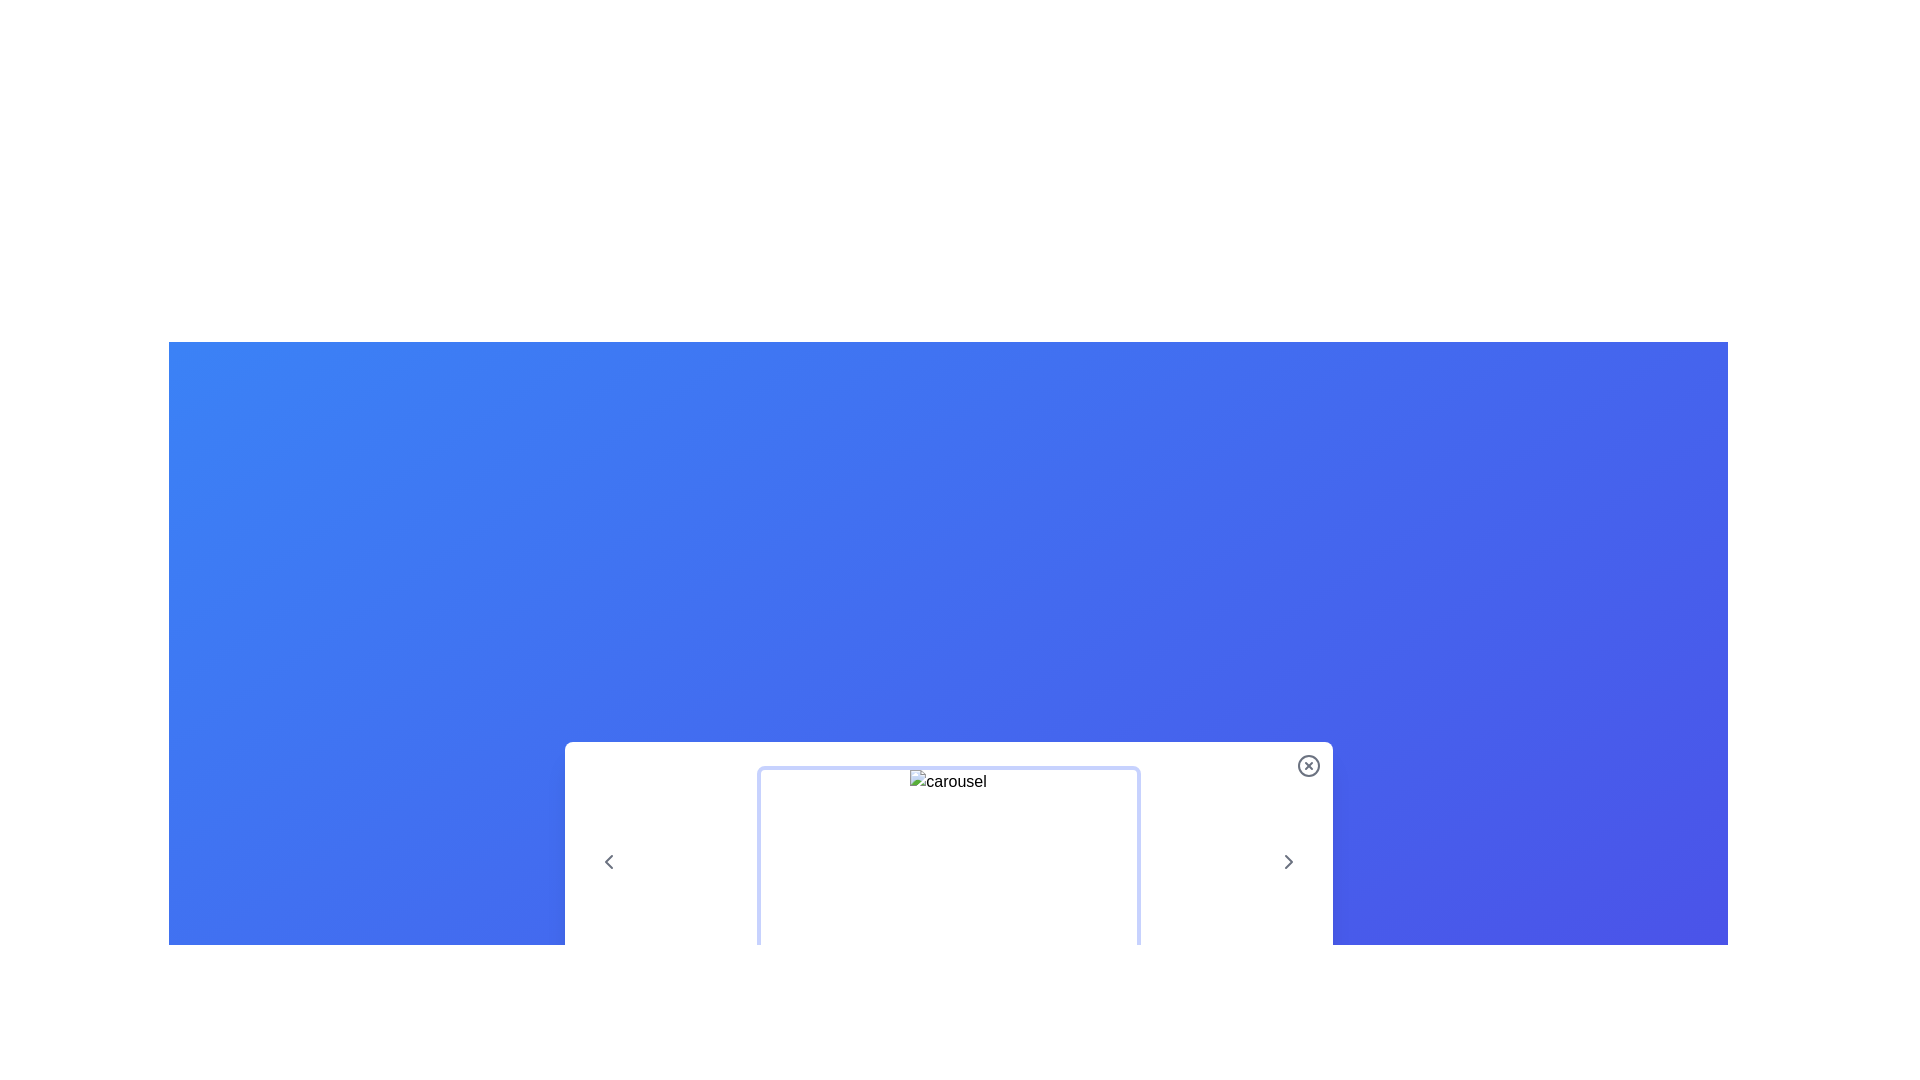 This screenshot has width=1920, height=1080. Describe the element at coordinates (1308, 765) in the screenshot. I see `the circular close button in the top-right corner of the white card area` at that location.